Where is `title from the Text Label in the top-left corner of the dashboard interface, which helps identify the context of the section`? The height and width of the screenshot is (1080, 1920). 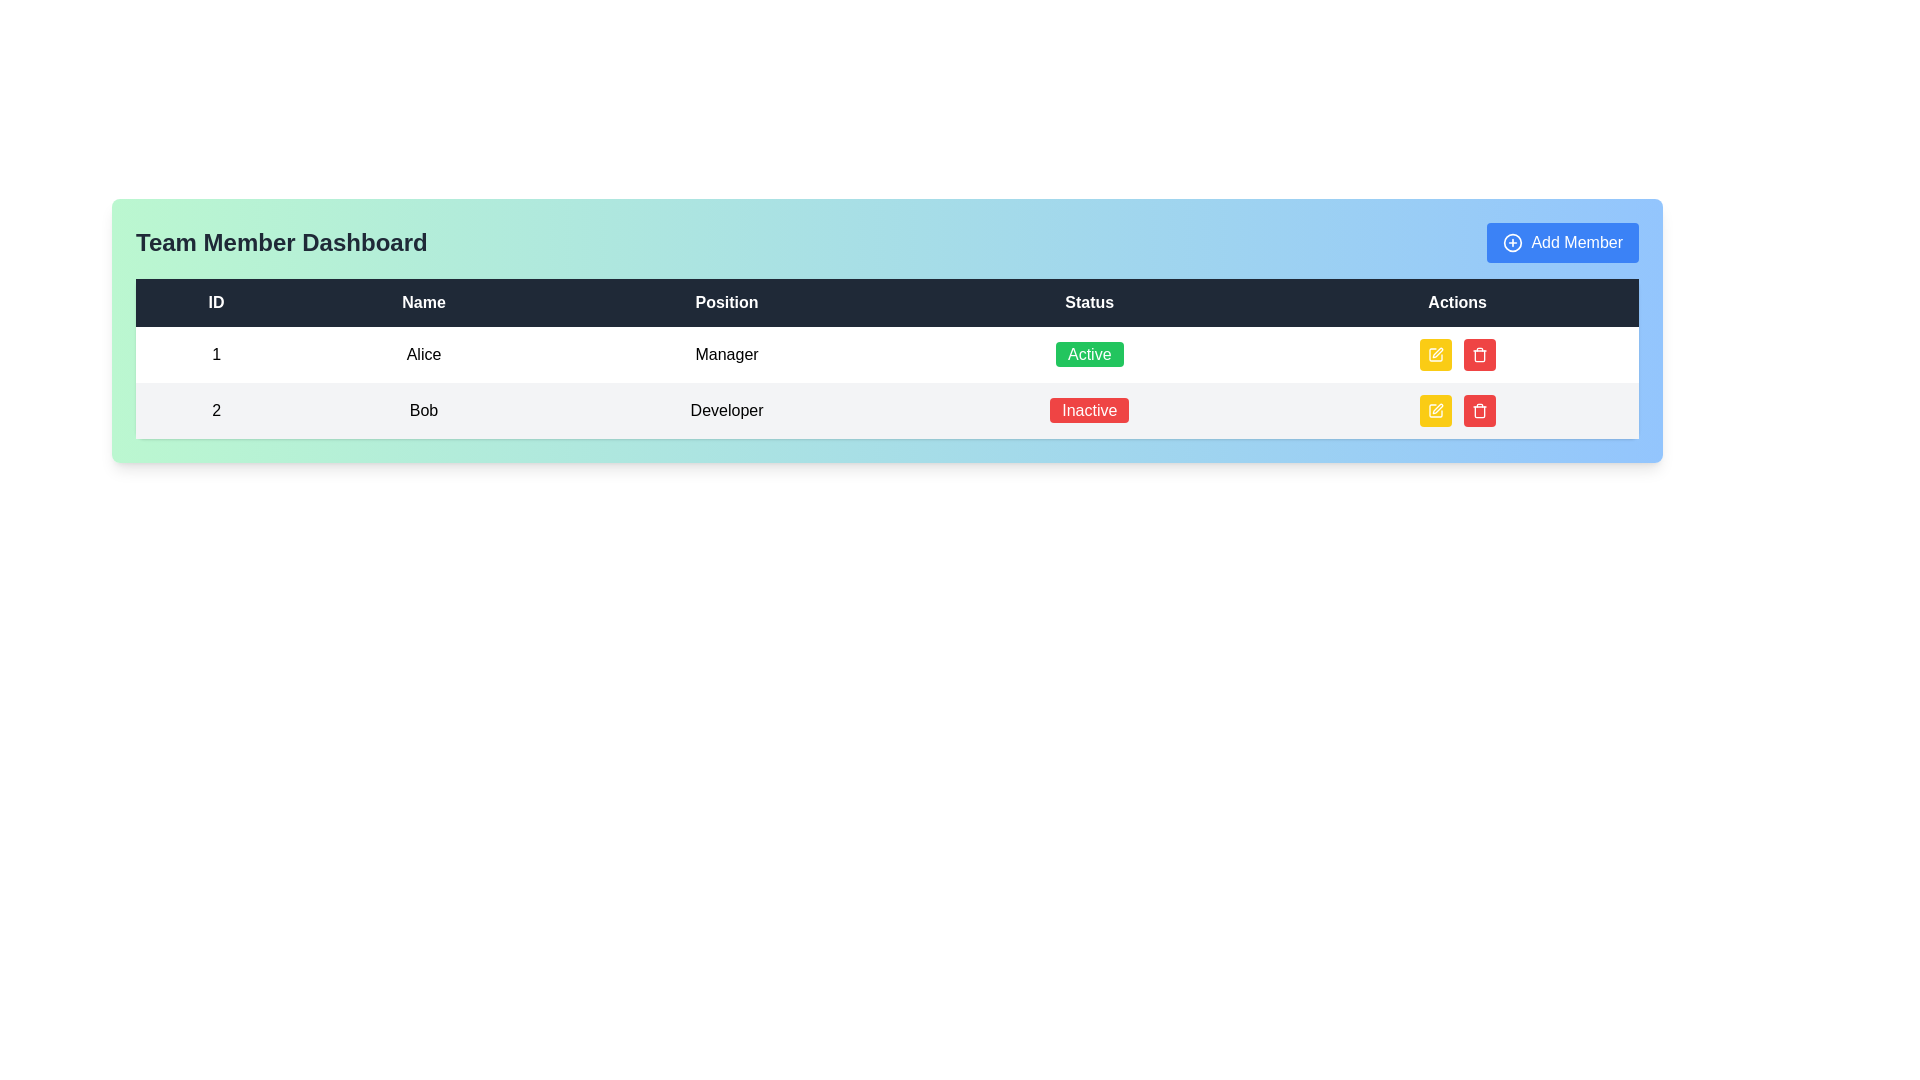
title from the Text Label in the top-left corner of the dashboard interface, which helps identify the context of the section is located at coordinates (280, 242).